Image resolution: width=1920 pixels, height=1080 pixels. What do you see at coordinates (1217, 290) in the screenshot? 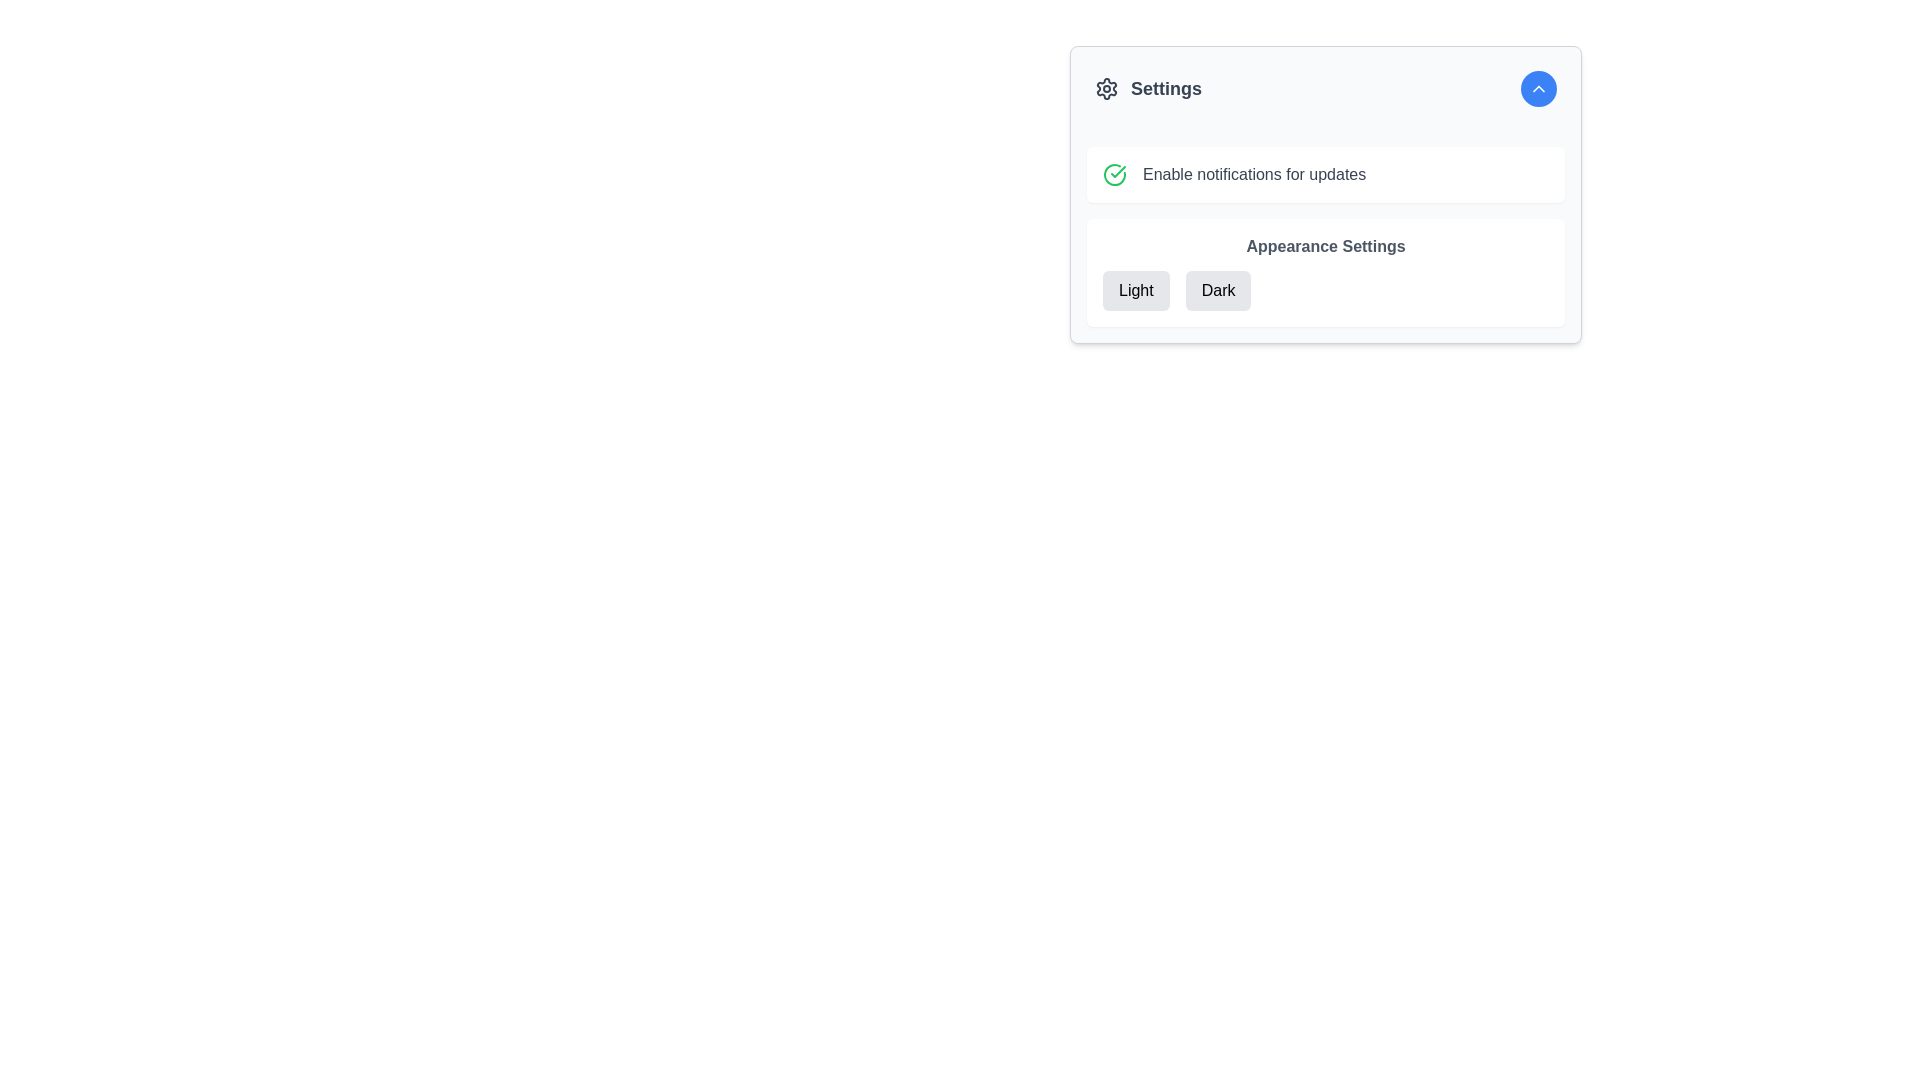
I see `the 'Dark' appearance mode button located in the lower section of the settings panel under the 'Appearance Settings' heading` at bounding box center [1217, 290].